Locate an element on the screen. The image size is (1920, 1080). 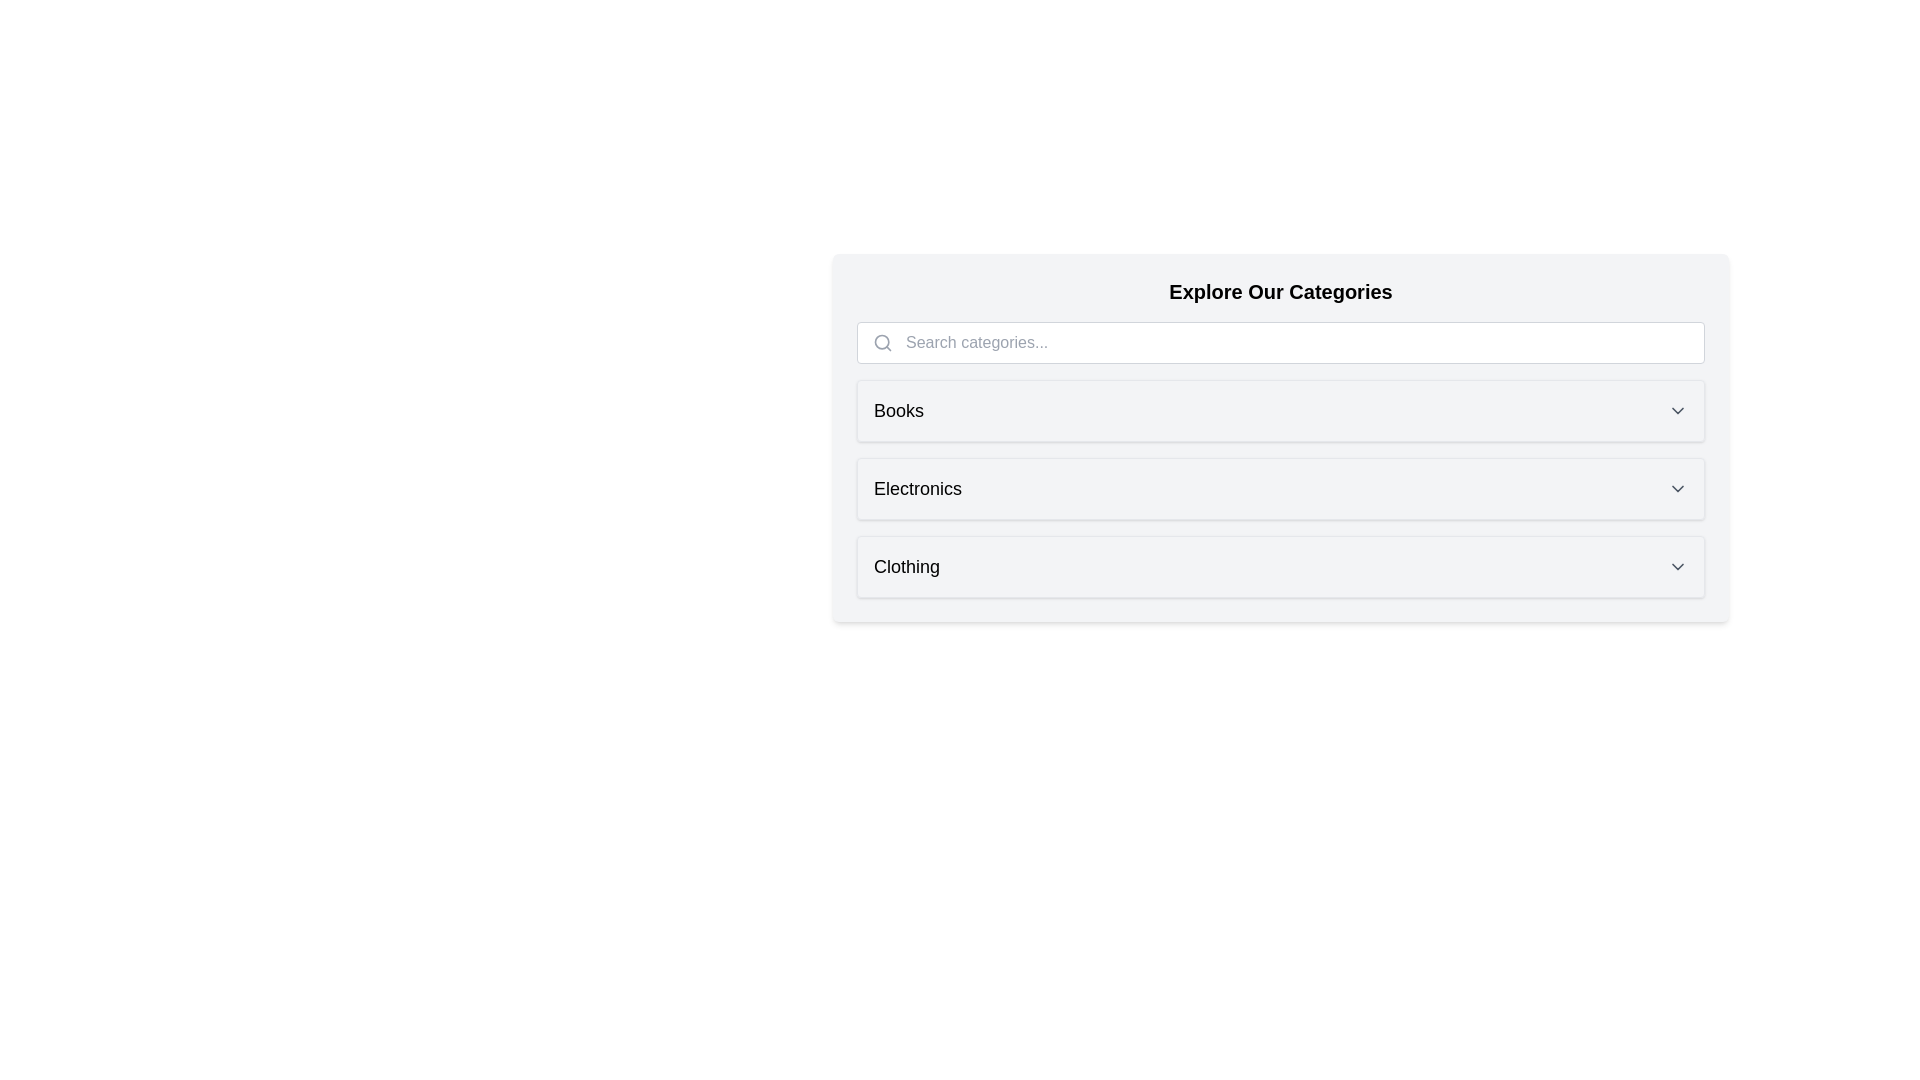
the chevron of the category Clothing to expand or collapse it is located at coordinates (1678, 567).